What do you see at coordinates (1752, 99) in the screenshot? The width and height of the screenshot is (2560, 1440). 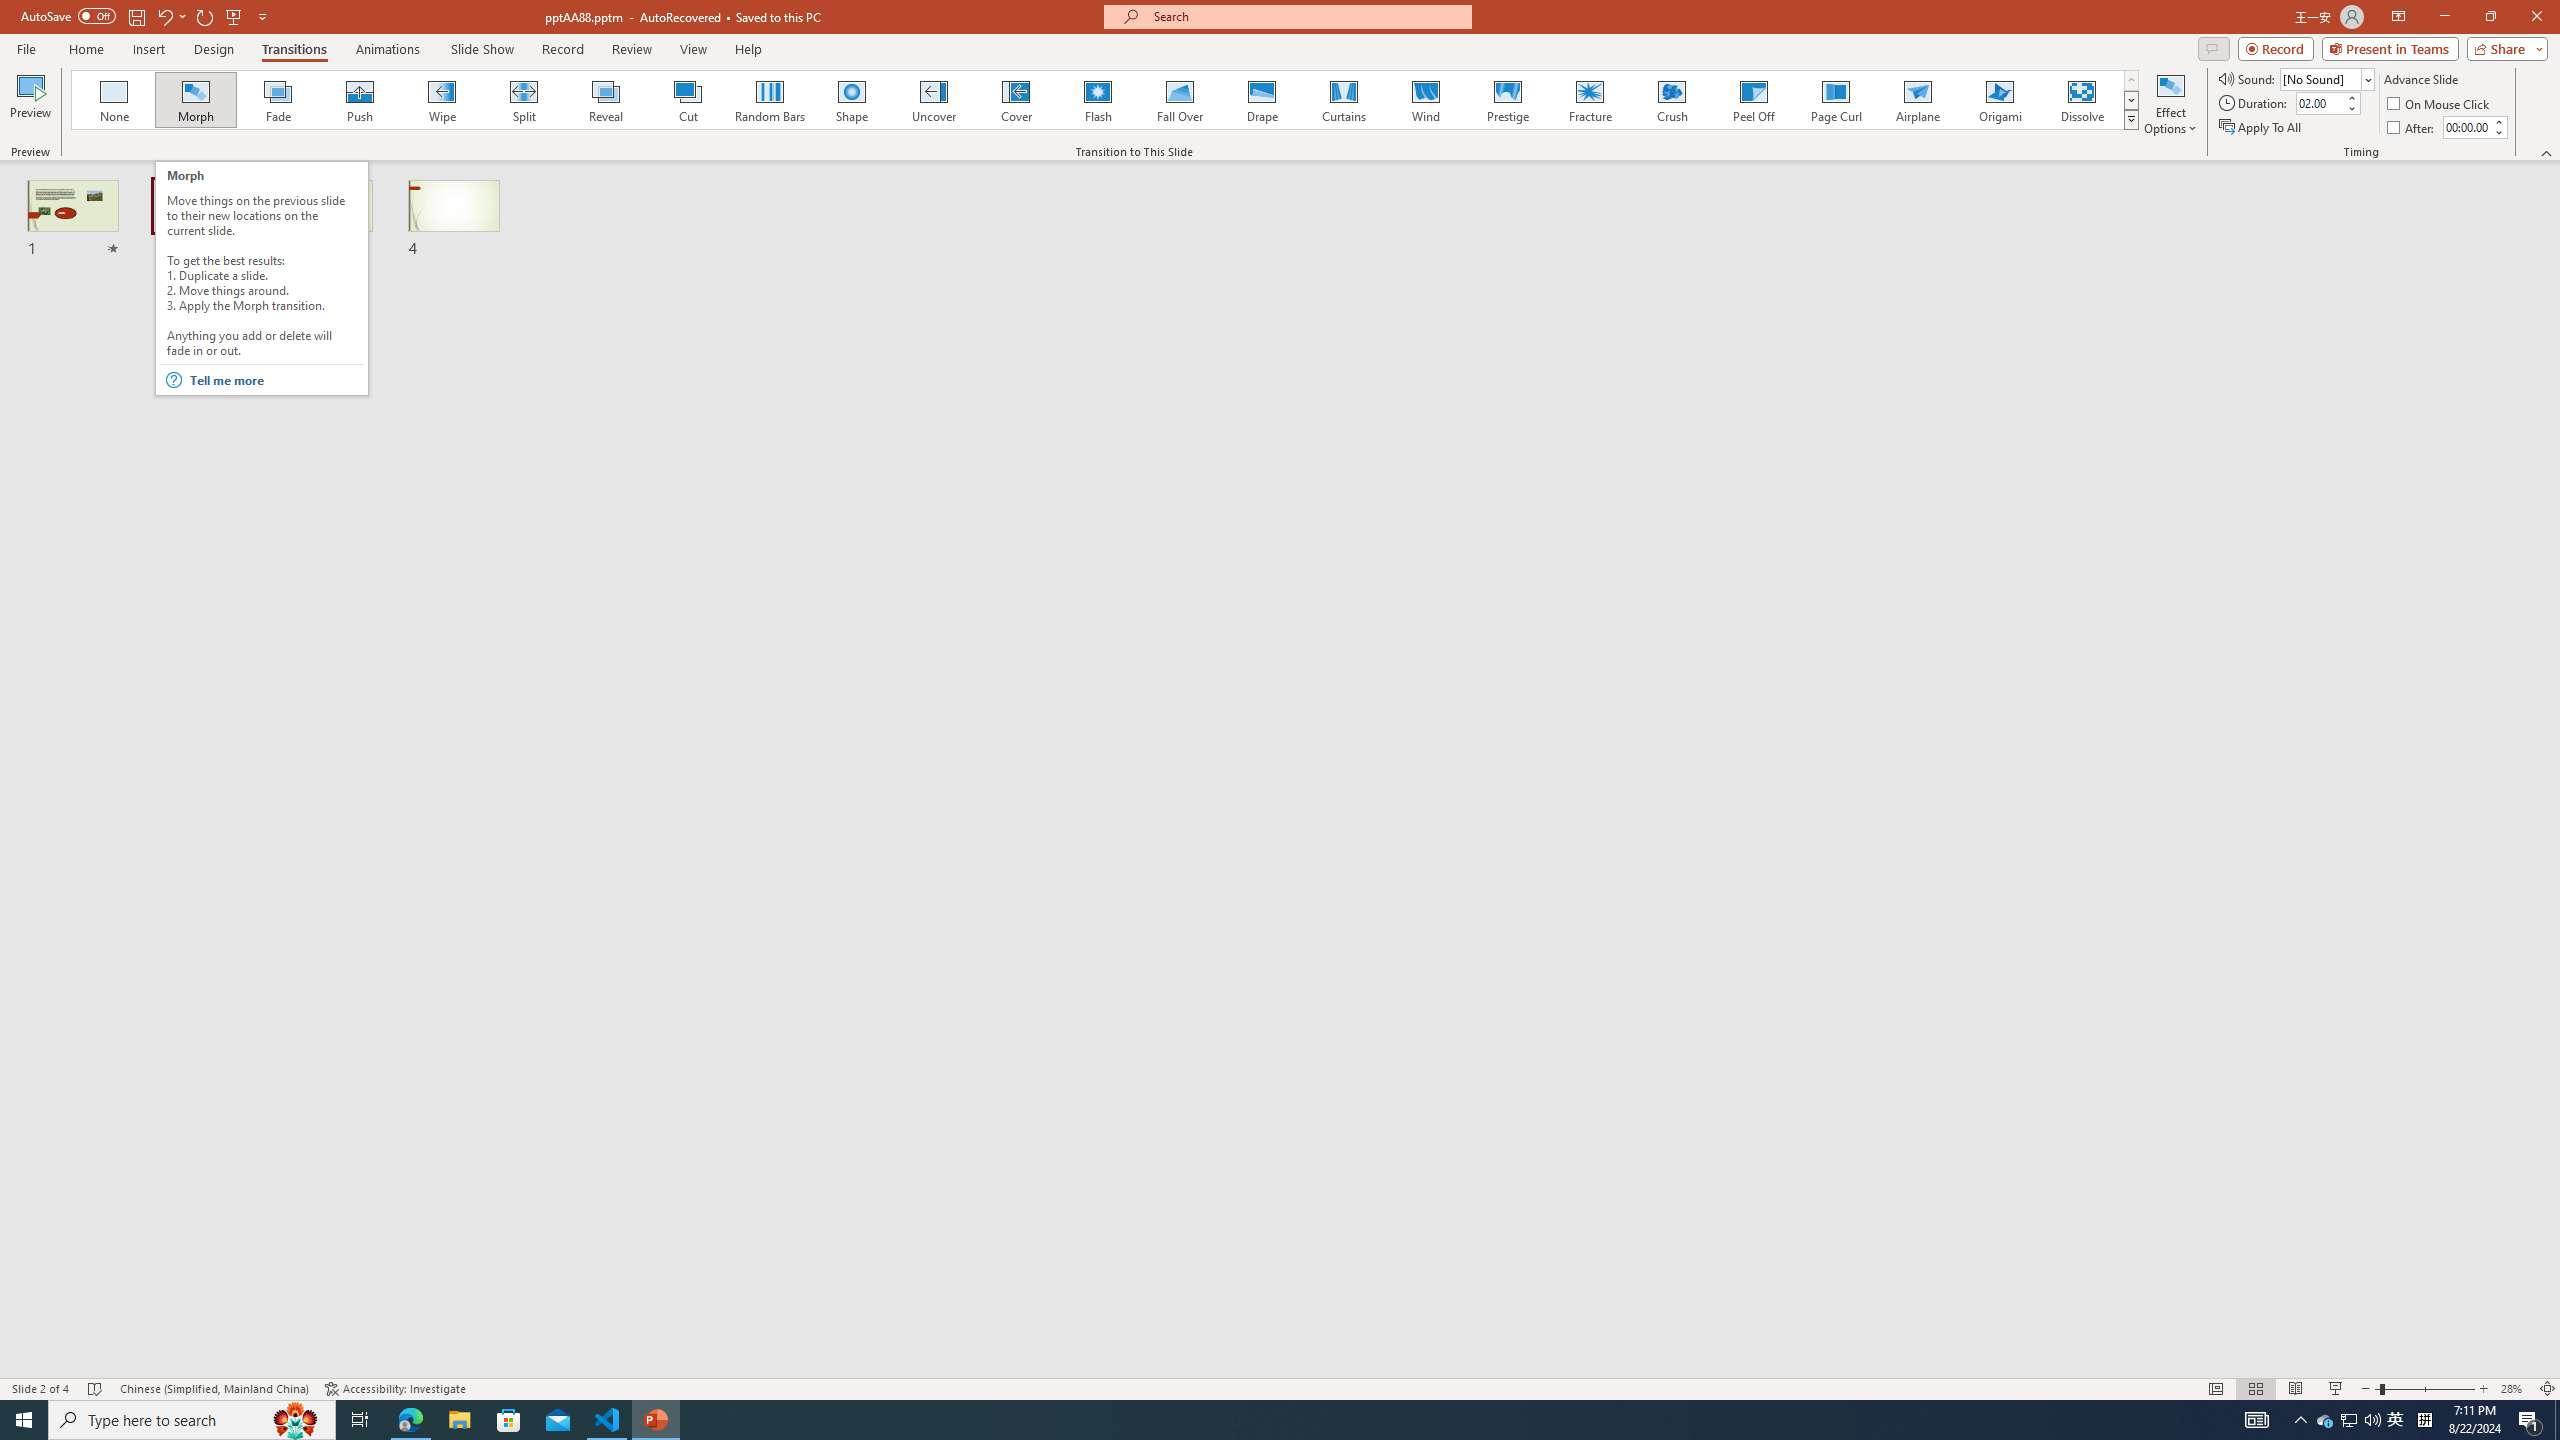 I see `'Peel Off'` at bounding box center [1752, 99].